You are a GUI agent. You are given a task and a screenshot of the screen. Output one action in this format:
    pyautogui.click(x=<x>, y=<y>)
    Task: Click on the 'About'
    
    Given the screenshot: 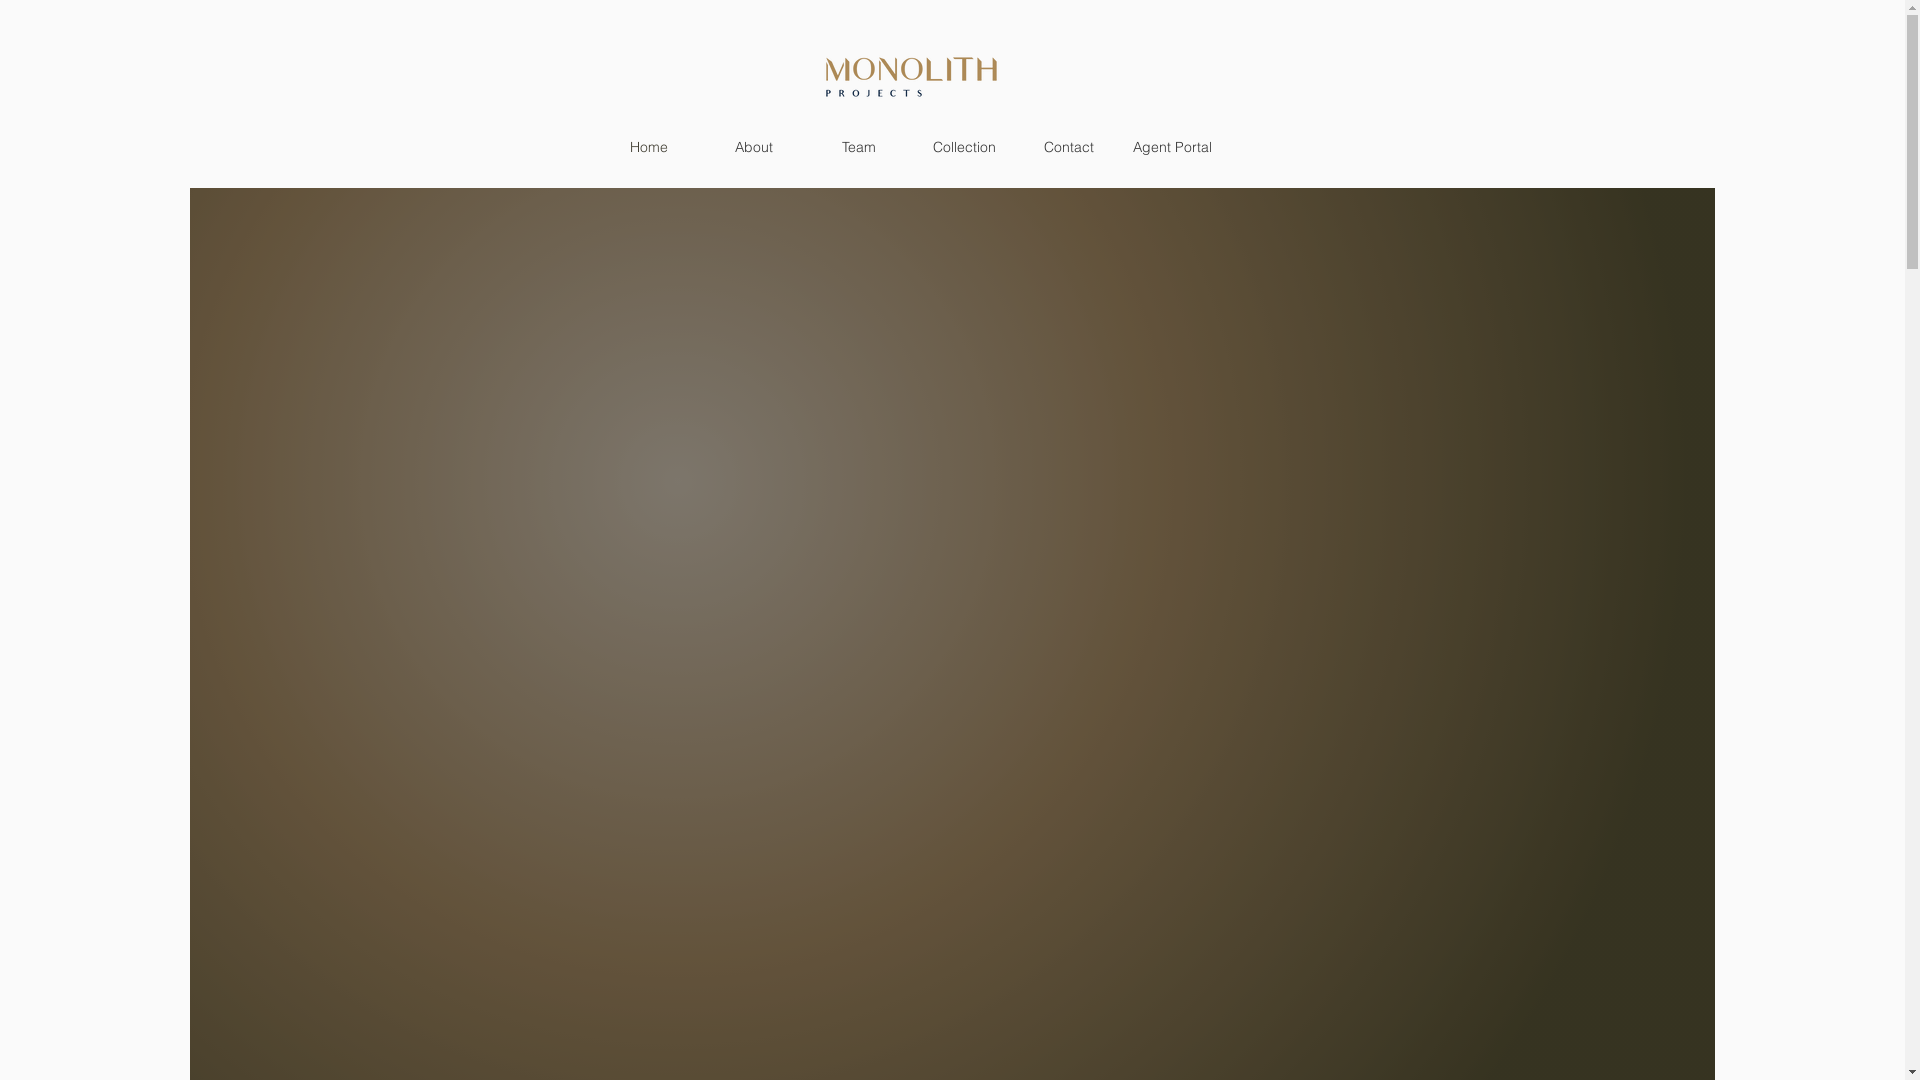 What is the action you would take?
    pyautogui.click(x=753, y=145)
    